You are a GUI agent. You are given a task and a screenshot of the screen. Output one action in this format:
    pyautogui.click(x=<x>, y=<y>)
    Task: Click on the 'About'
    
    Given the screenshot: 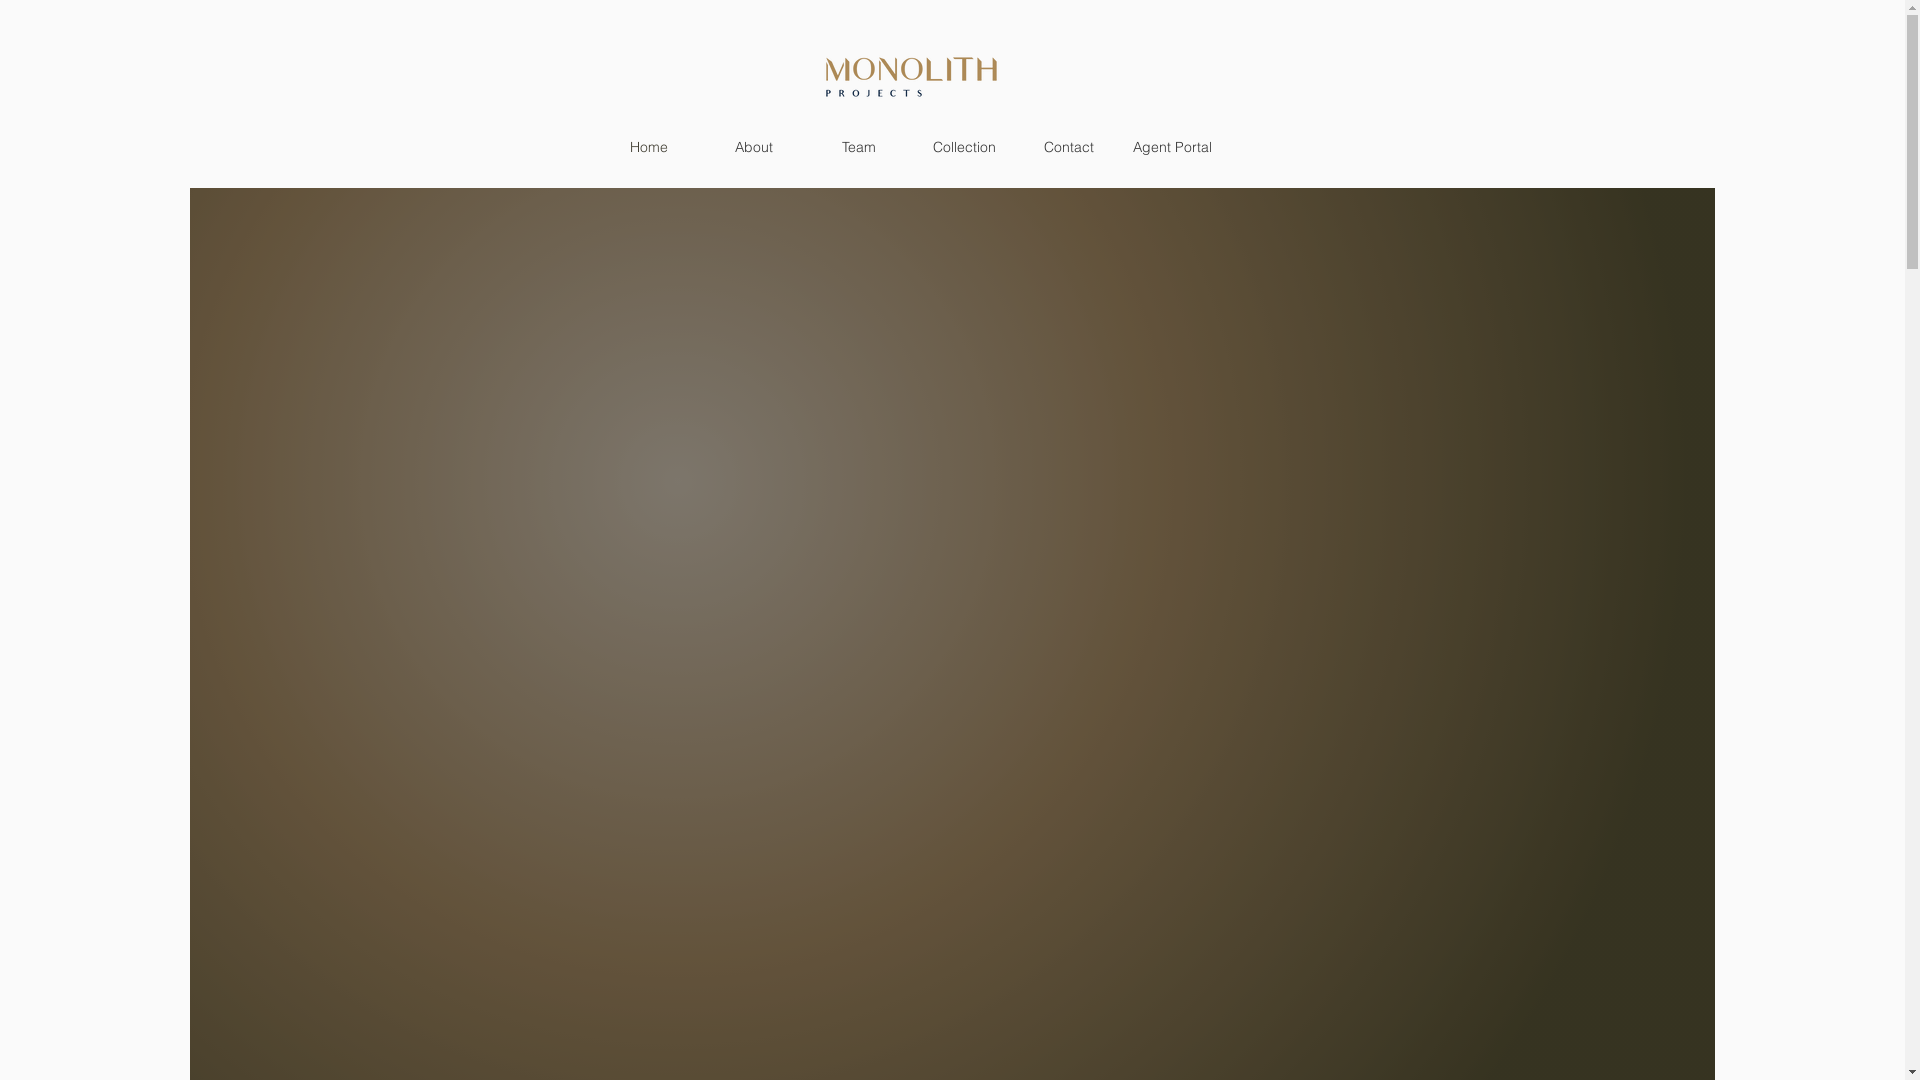 What is the action you would take?
    pyautogui.click(x=753, y=145)
    